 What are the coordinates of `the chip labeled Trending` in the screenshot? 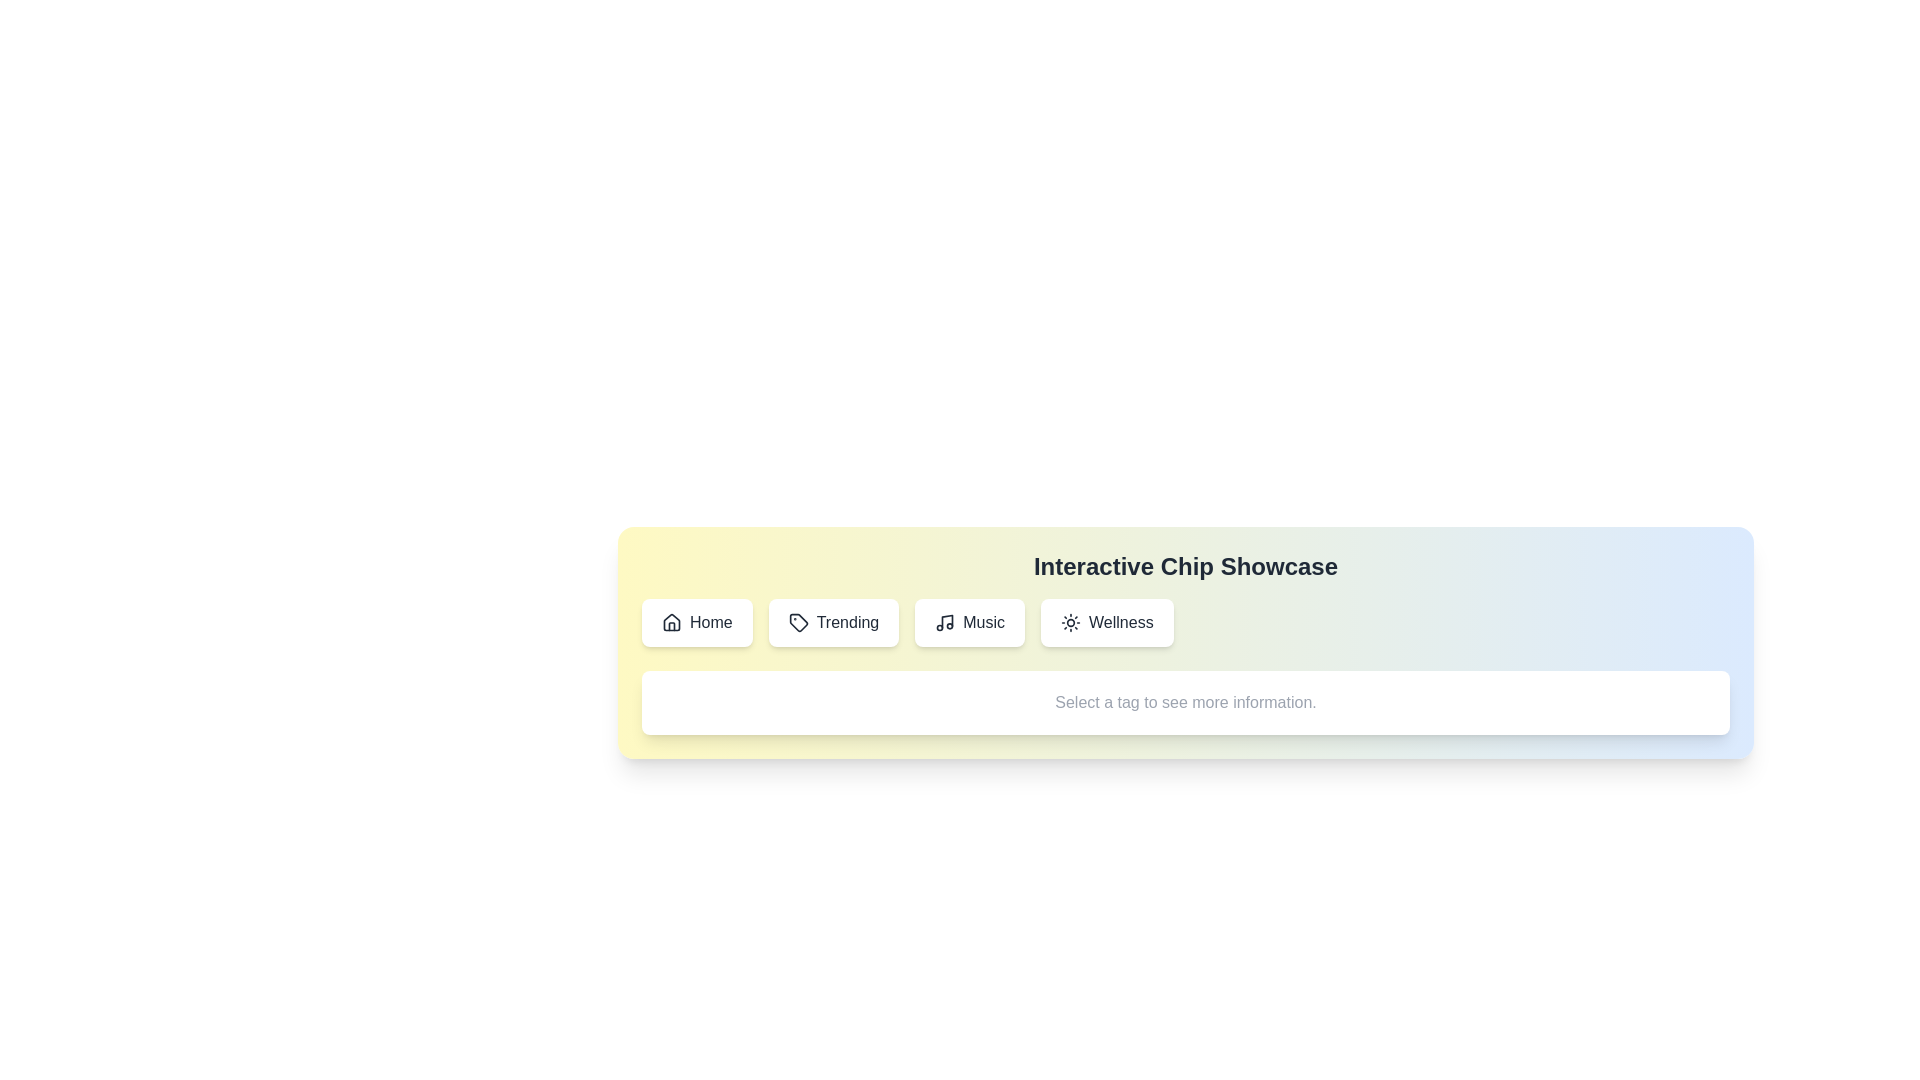 It's located at (834, 622).